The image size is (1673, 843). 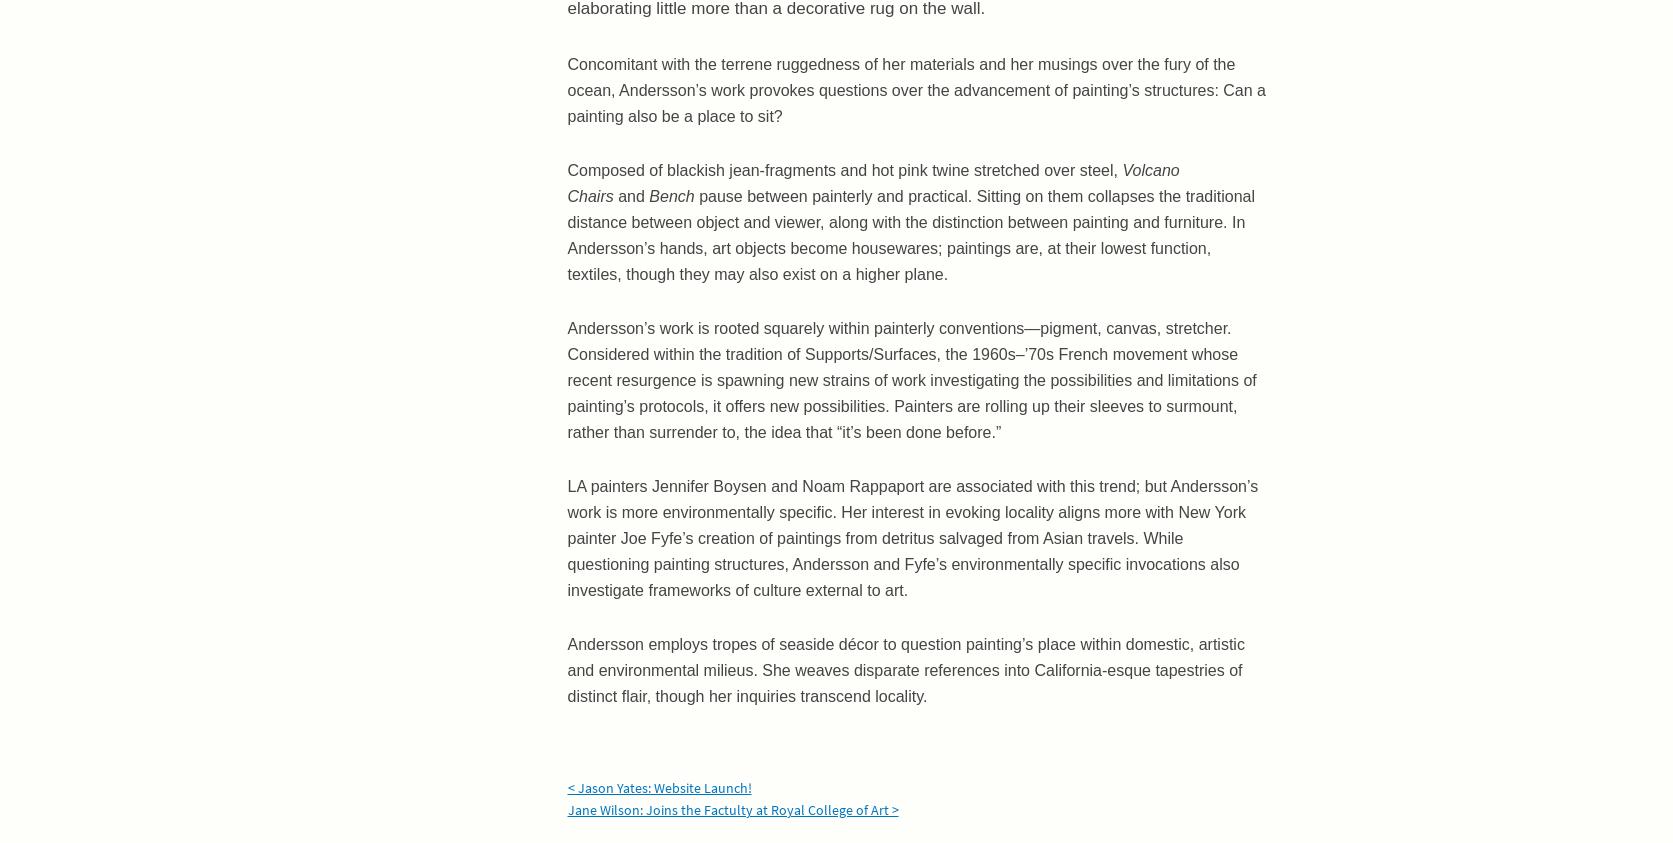 What do you see at coordinates (670, 195) in the screenshot?
I see `'Bench'` at bounding box center [670, 195].